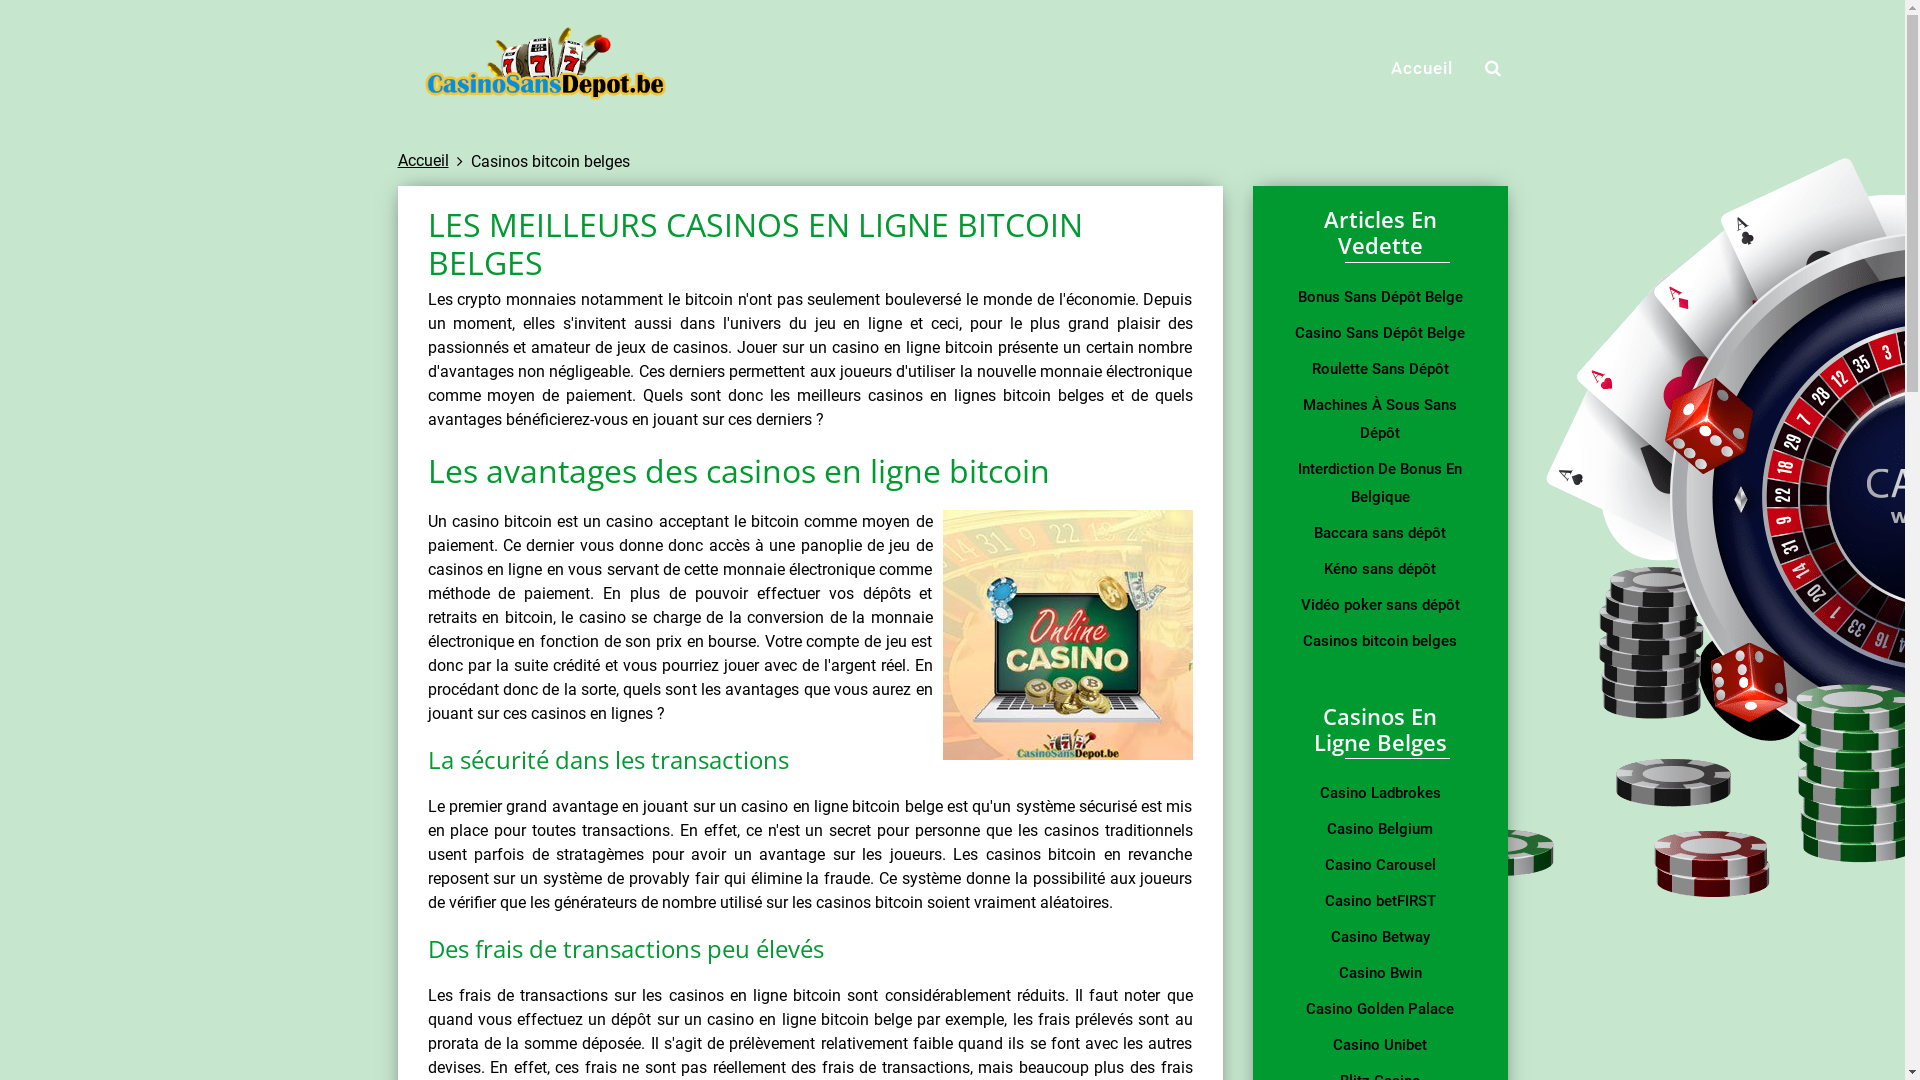 The width and height of the screenshot is (1920, 1080). I want to click on 'Casino Unibet', so click(1378, 1044).